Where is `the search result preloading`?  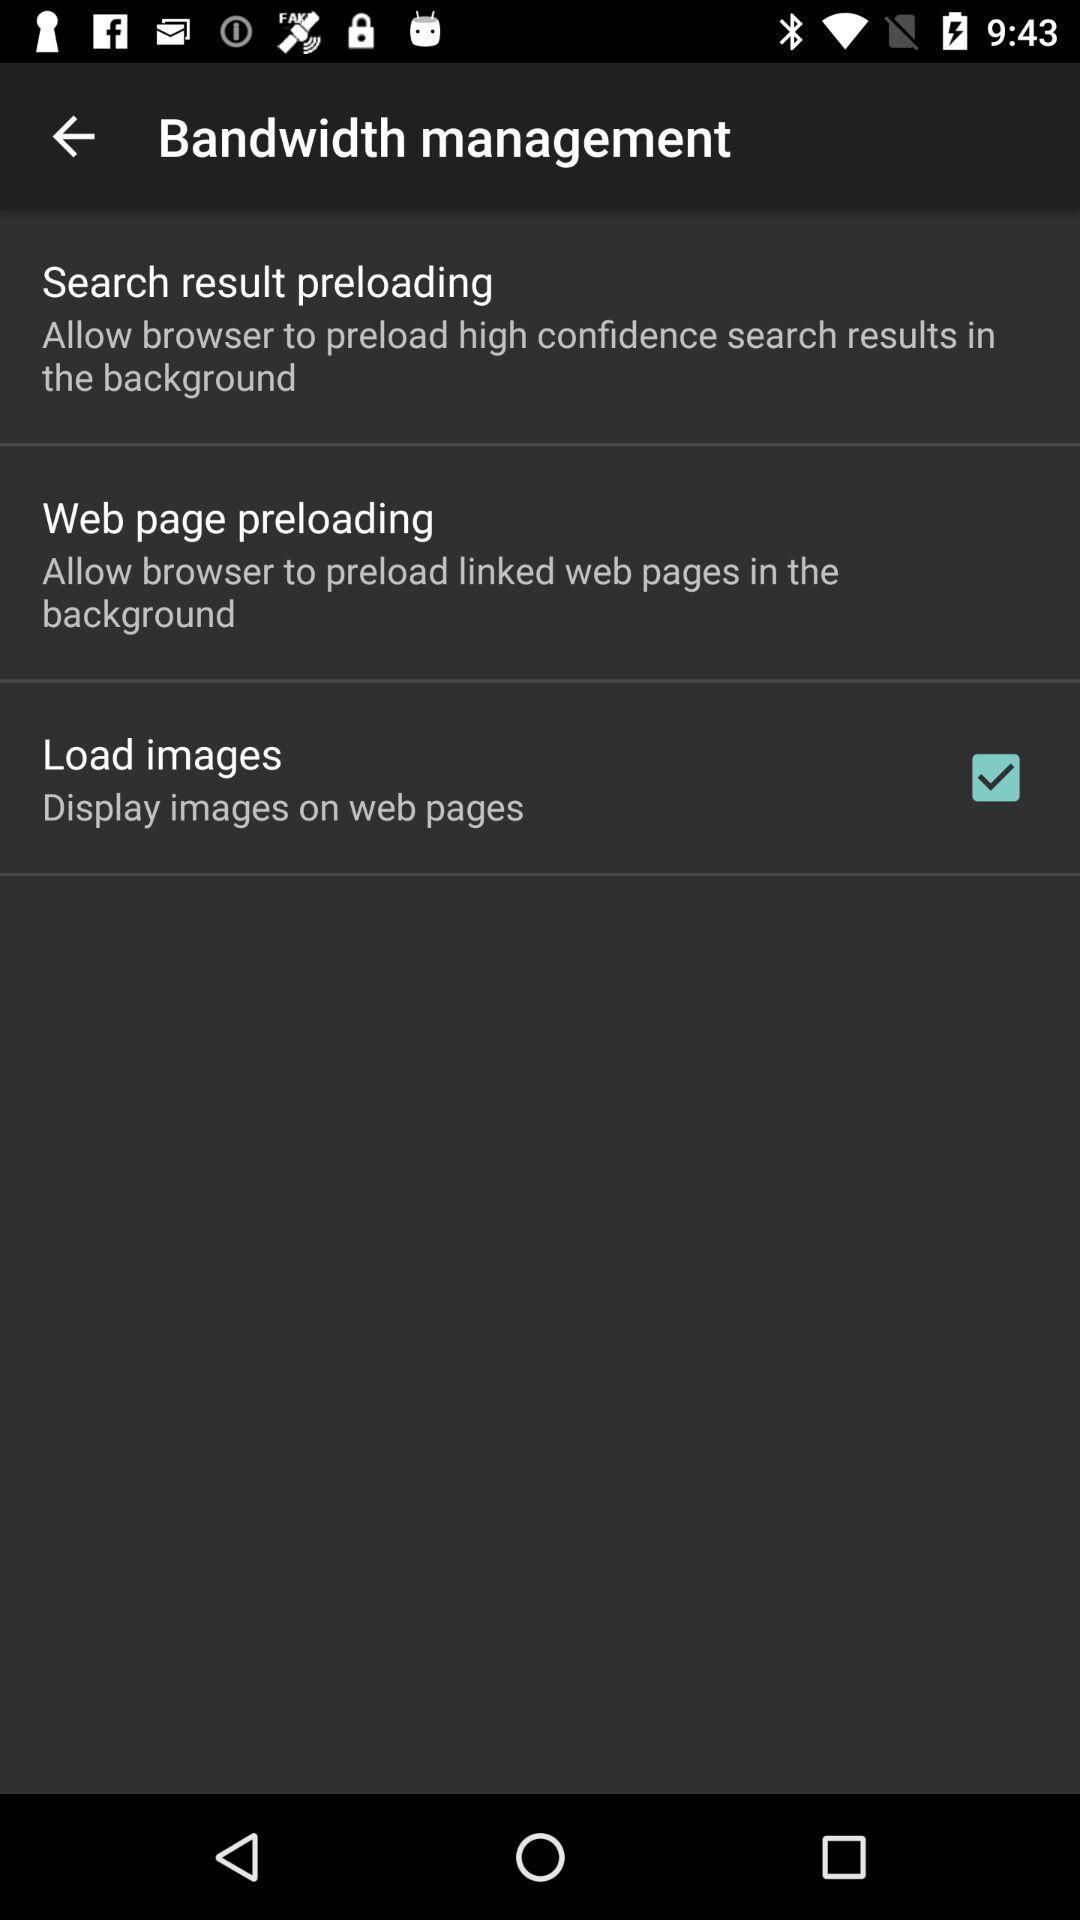
the search result preloading is located at coordinates (266, 279).